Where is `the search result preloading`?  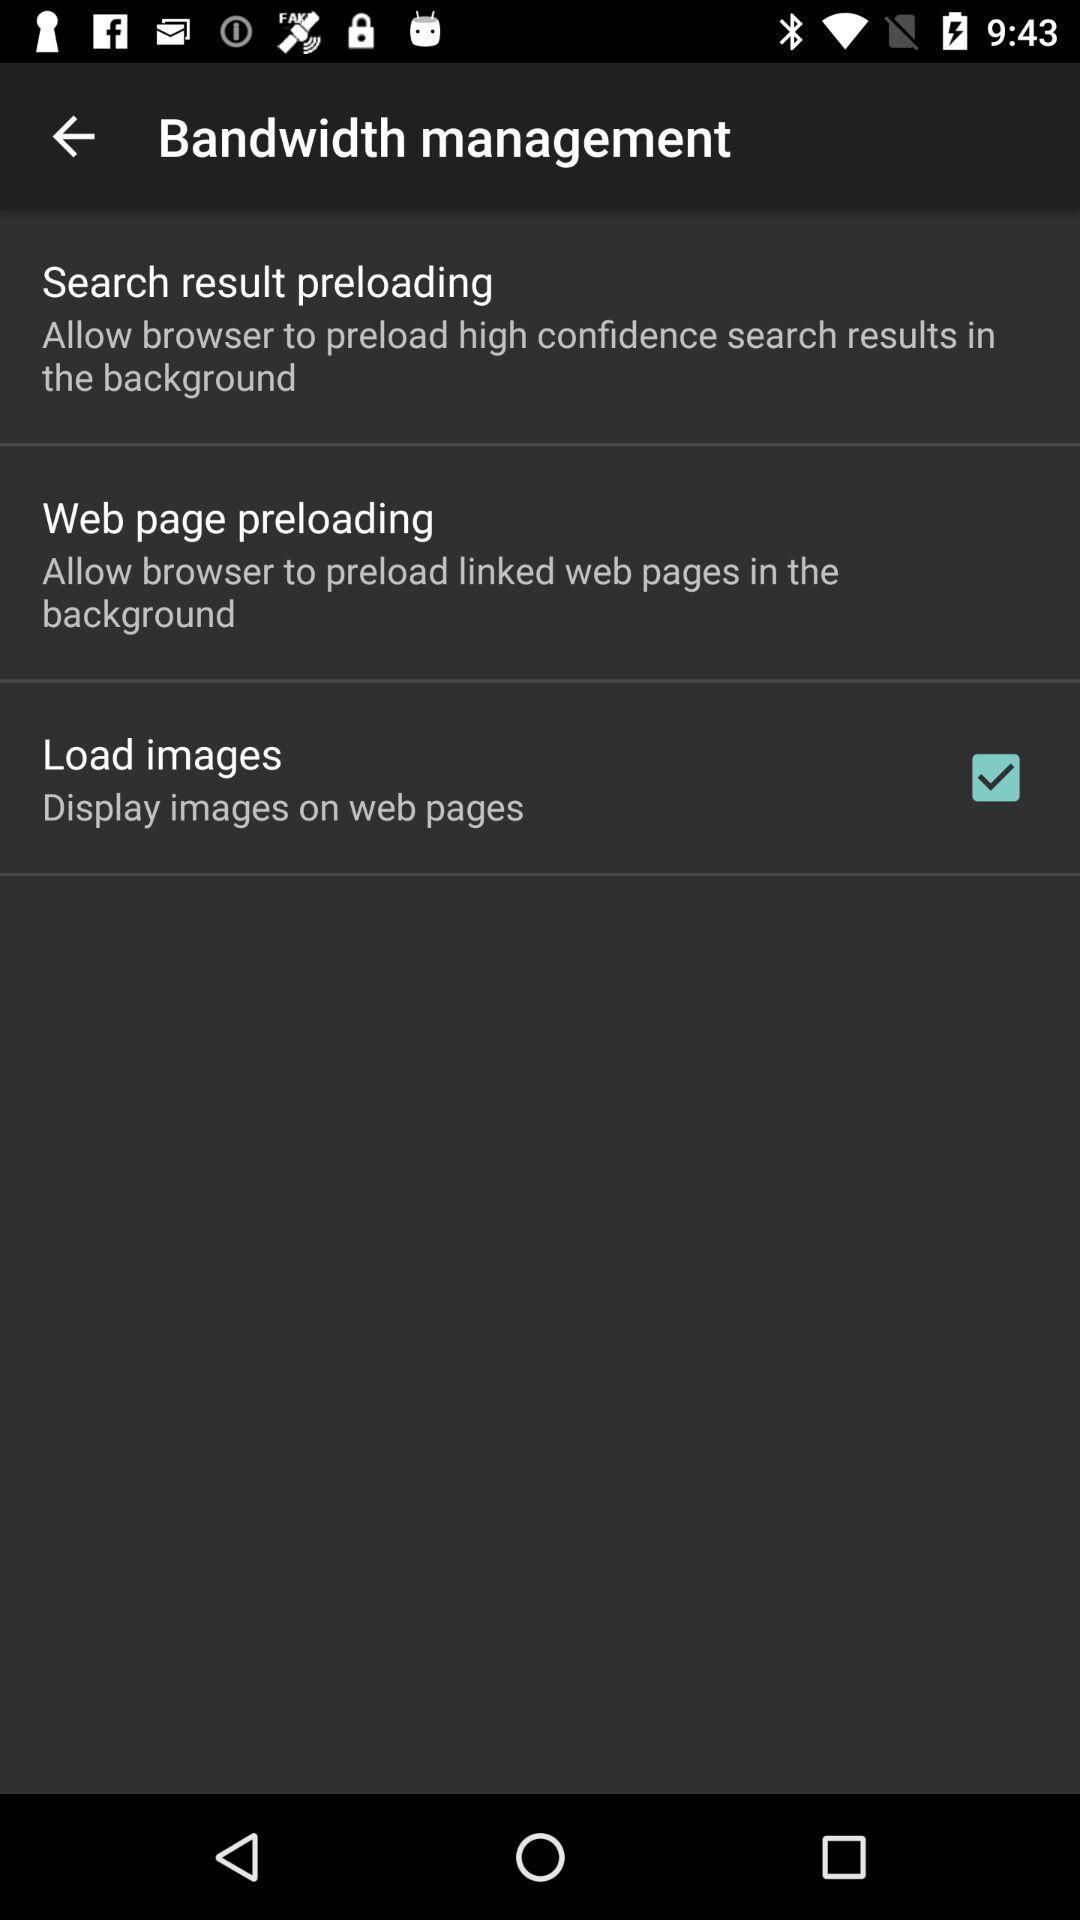
the search result preloading is located at coordinates (266, 279).